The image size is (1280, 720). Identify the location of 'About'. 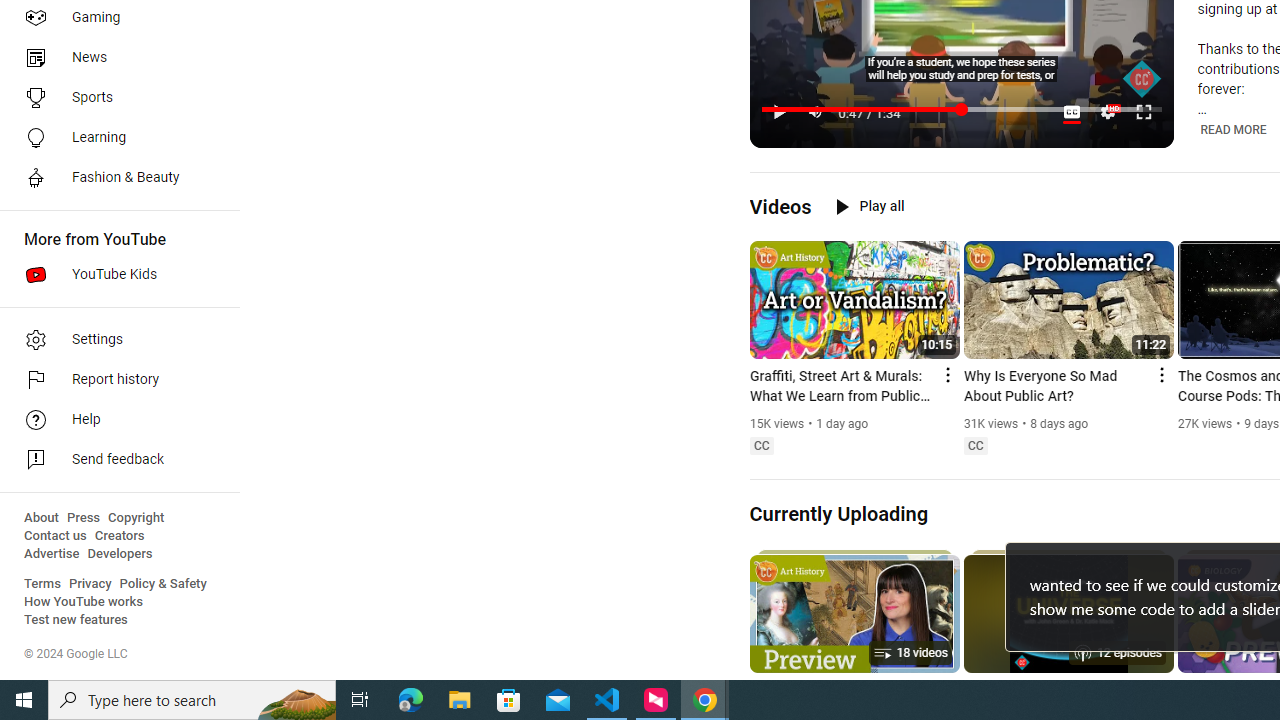
(41, 517).